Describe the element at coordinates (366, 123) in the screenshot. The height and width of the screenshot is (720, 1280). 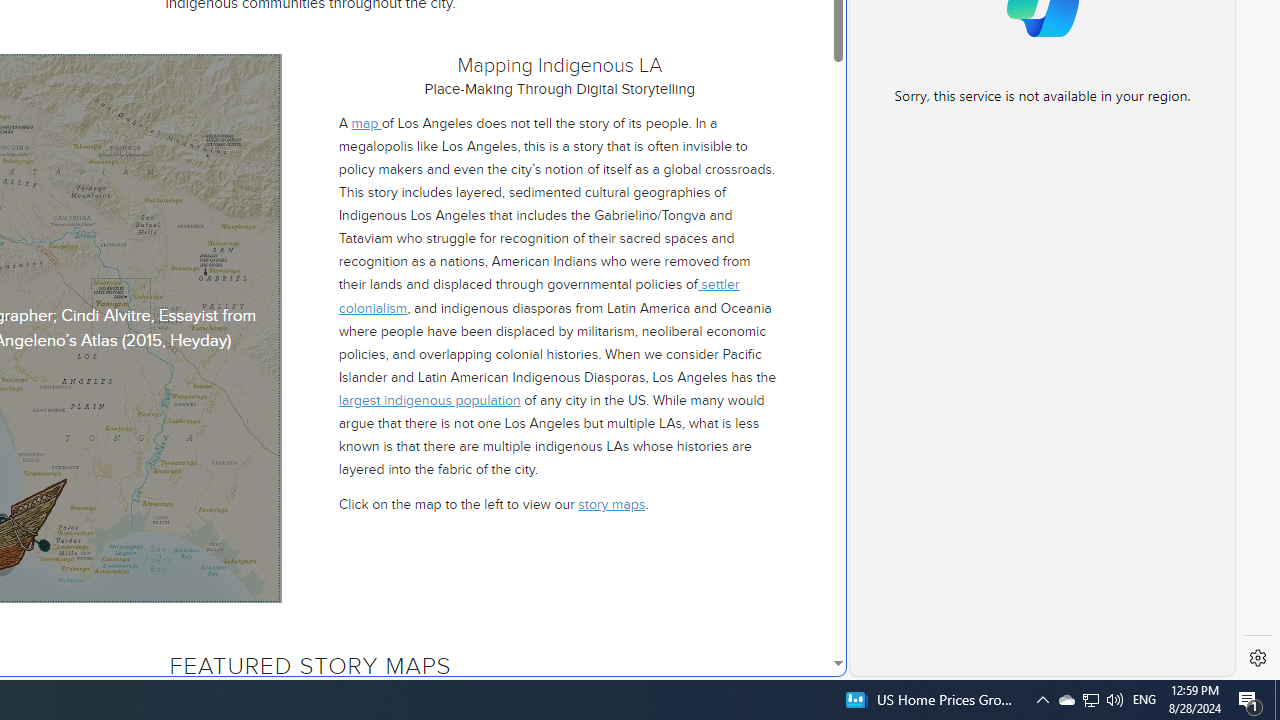
I see `'map '` at that location.